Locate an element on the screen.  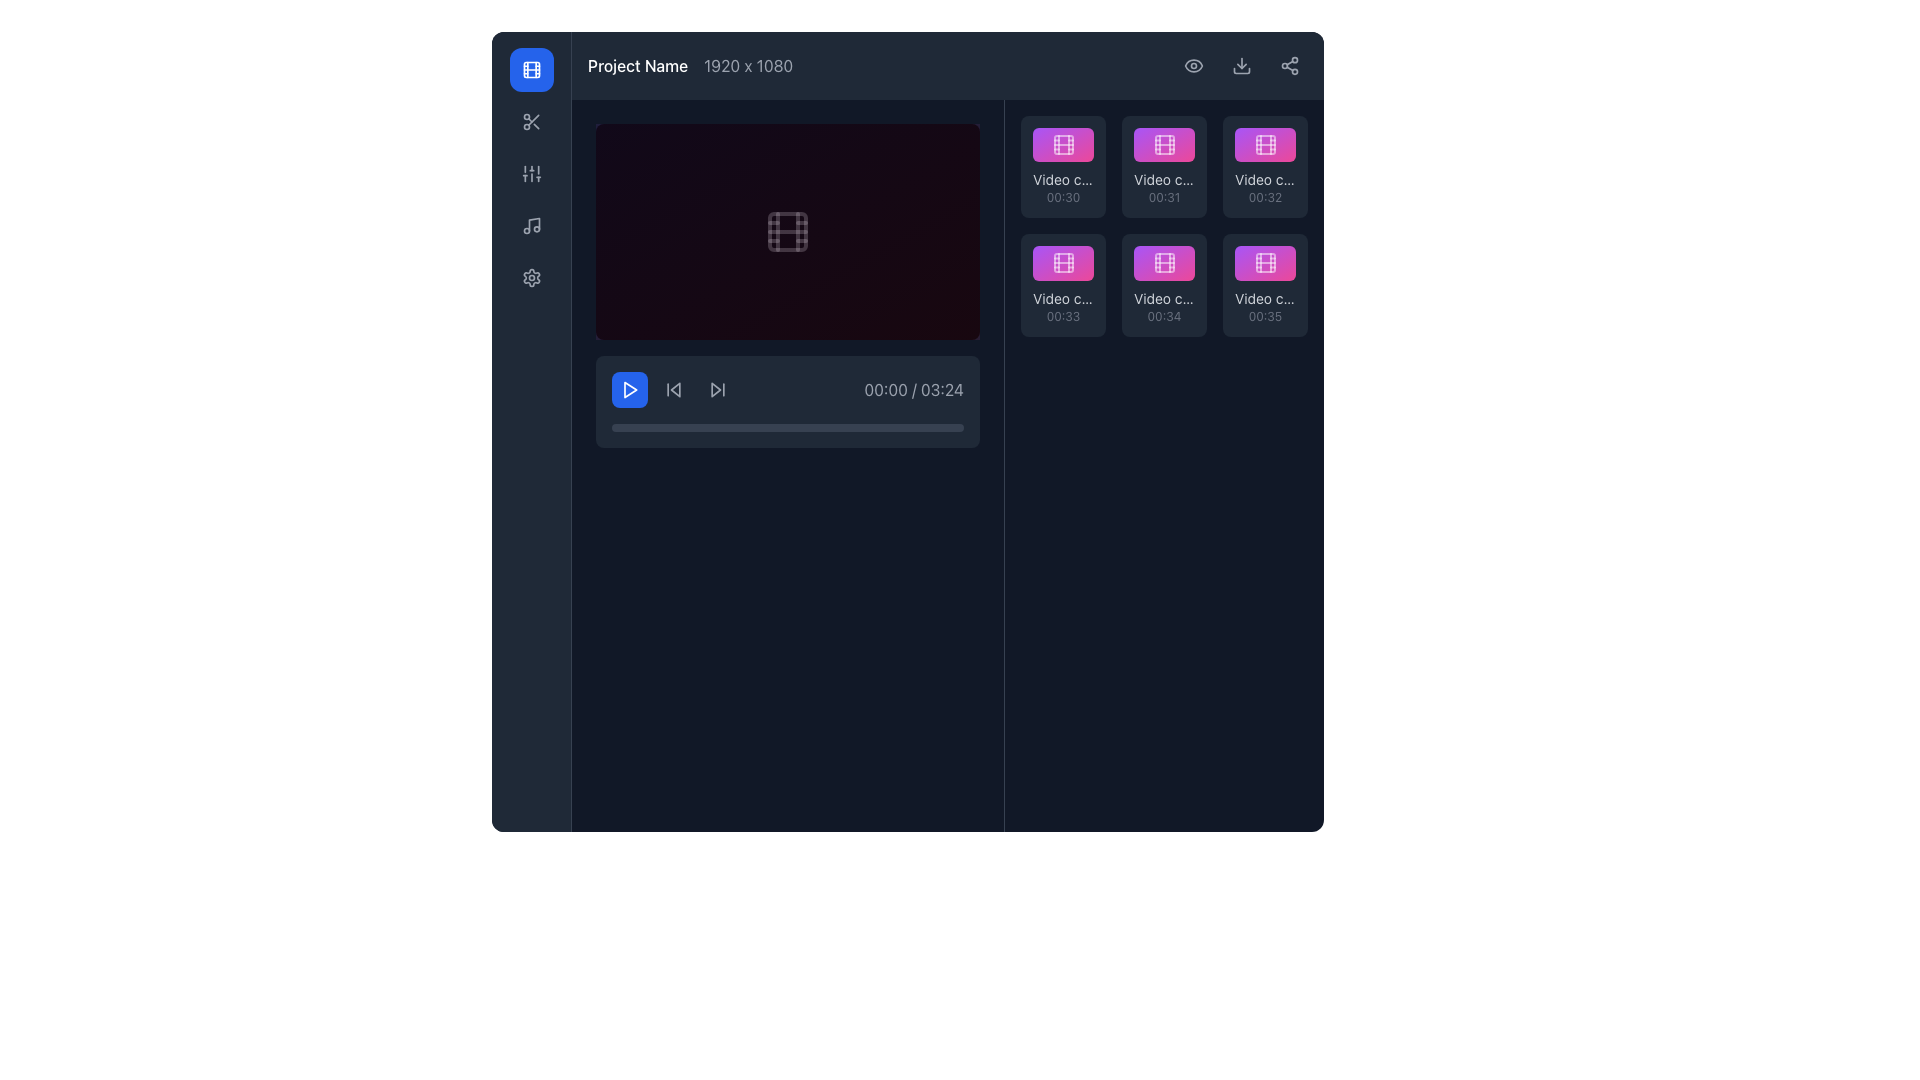
the filmstrip icon button located in the top-left corner of the interface is located at coordinates (531, 68).